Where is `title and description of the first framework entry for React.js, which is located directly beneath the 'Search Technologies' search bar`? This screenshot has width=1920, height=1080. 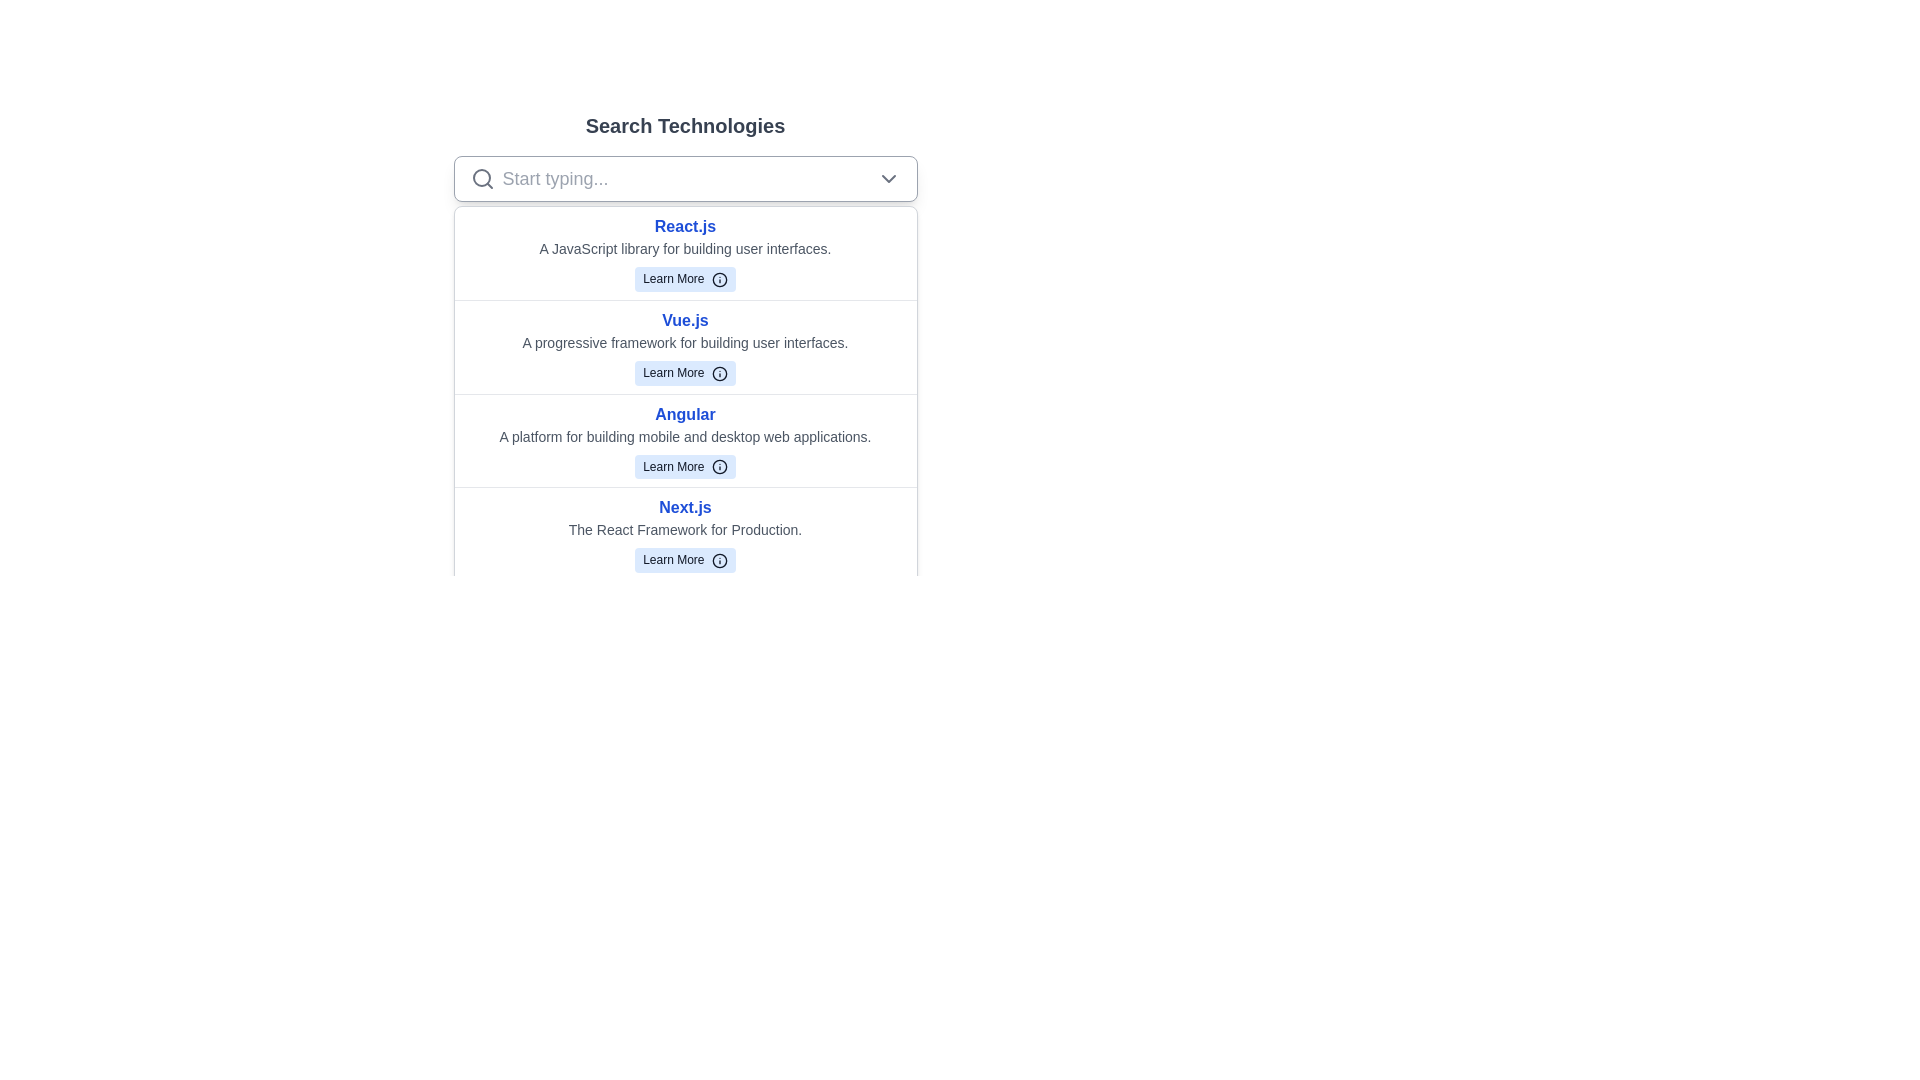
title and description of the first framework entry for React.js, which is located directly beneath the 'Search Technologies' search bar is located at coordinates (685, 252).